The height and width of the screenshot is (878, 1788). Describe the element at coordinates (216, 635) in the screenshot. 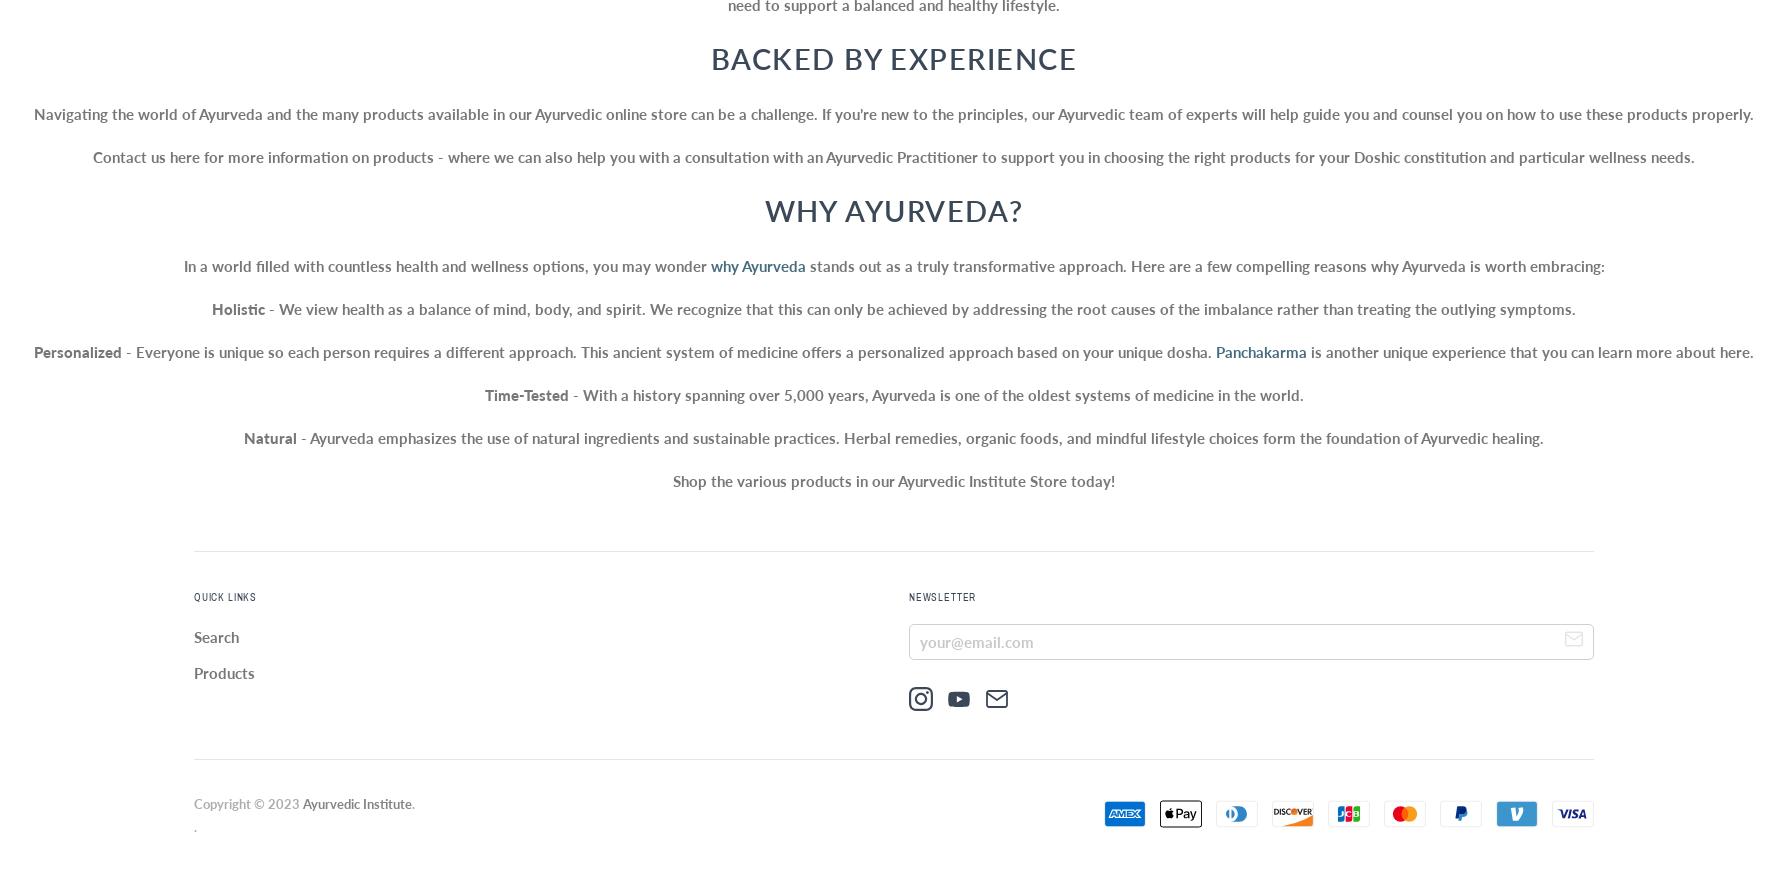

I see `'Search'` at that location.